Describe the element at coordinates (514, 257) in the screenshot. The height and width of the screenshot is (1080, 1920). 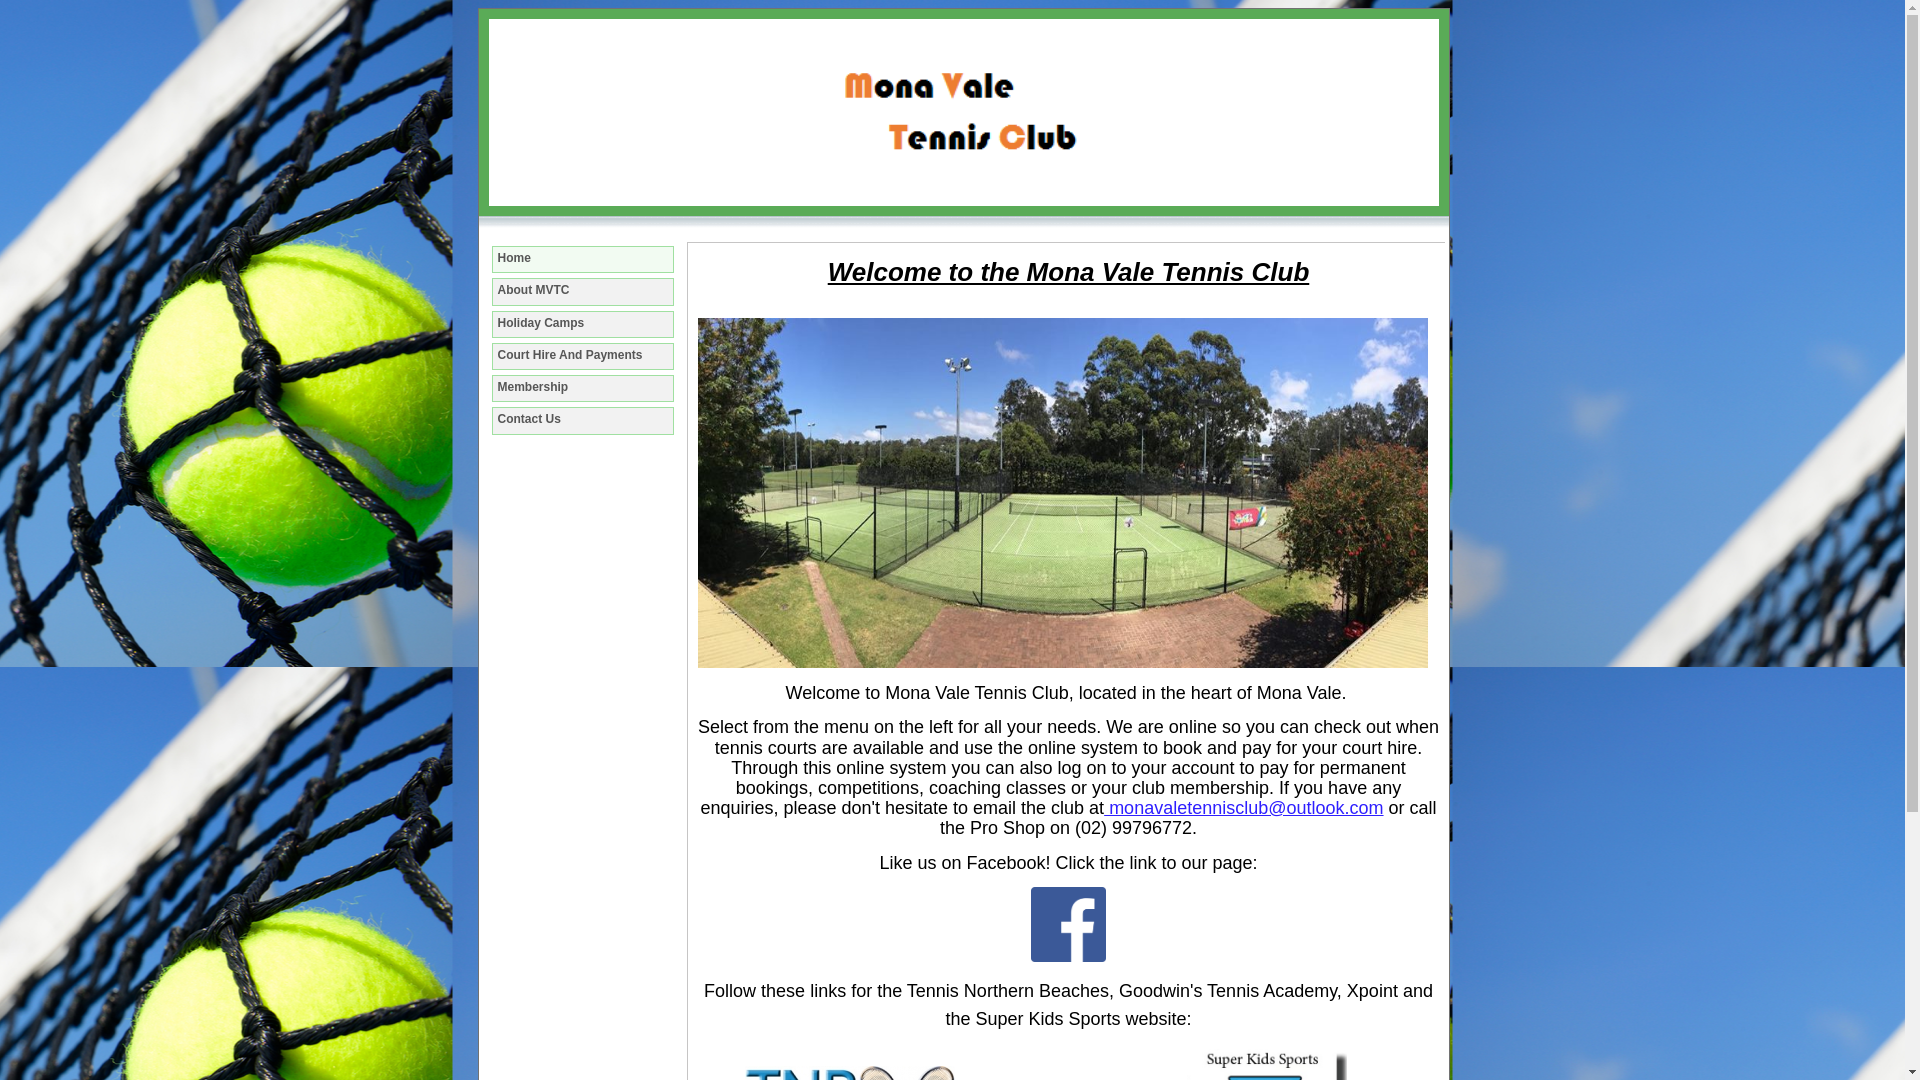
I see `'Home'` at that location.